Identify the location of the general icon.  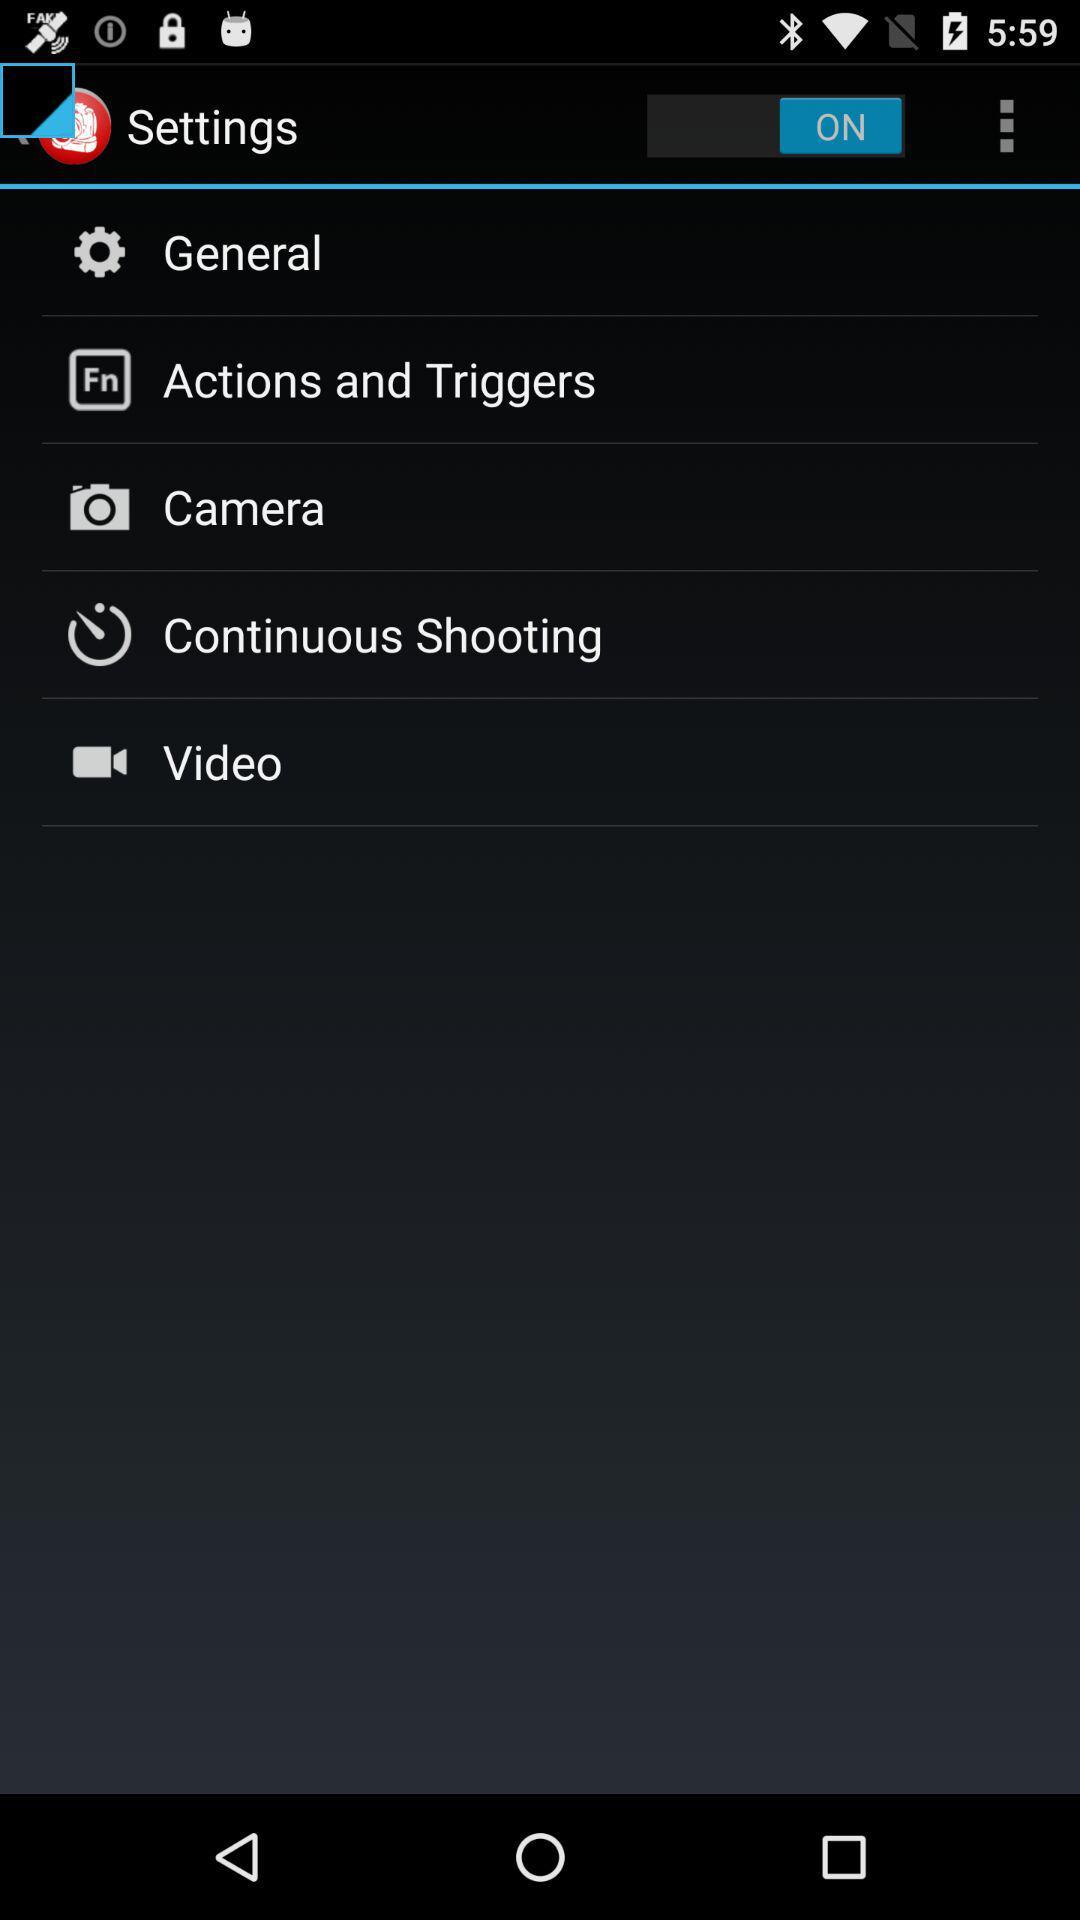
(241, 250).